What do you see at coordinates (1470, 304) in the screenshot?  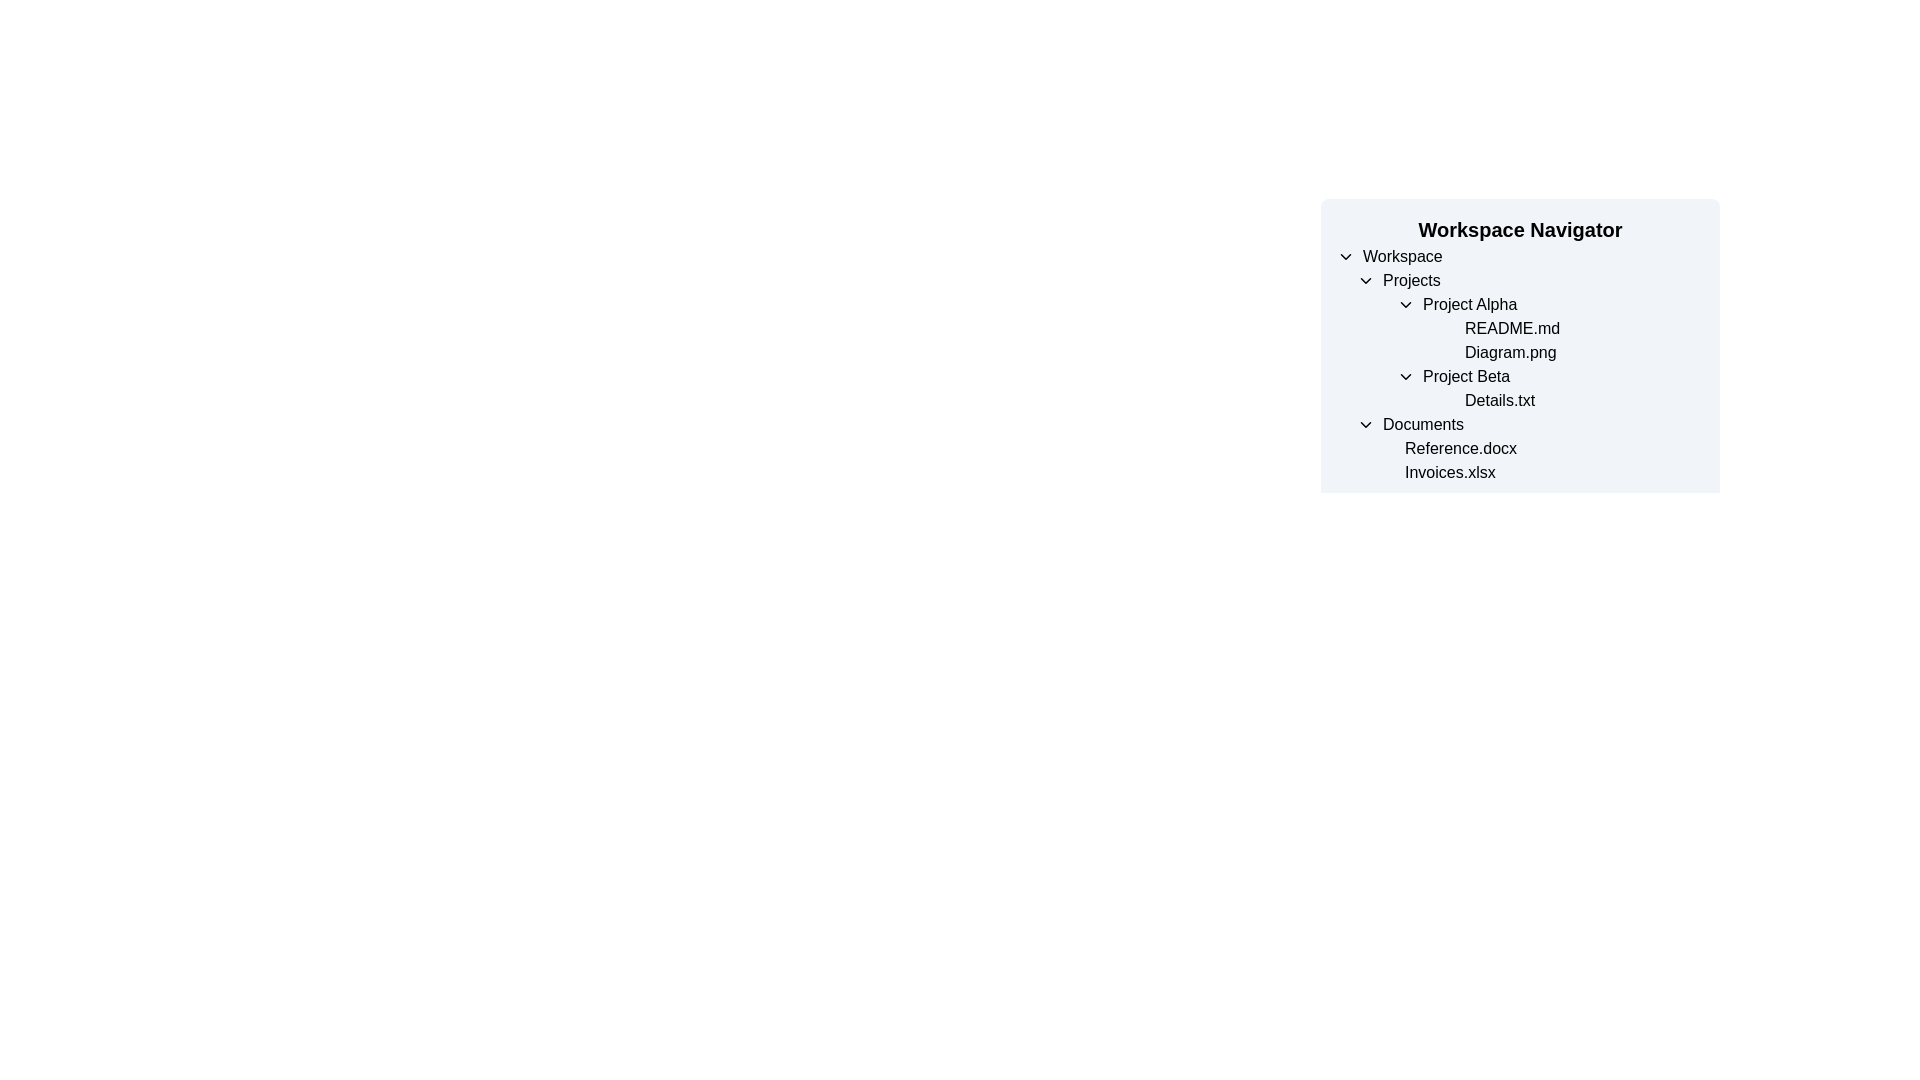 I see `the 'Project Alpha' text label located in the 'Projects' section of the 'Workspace Navigator'` at bounding box center [1470, 304].